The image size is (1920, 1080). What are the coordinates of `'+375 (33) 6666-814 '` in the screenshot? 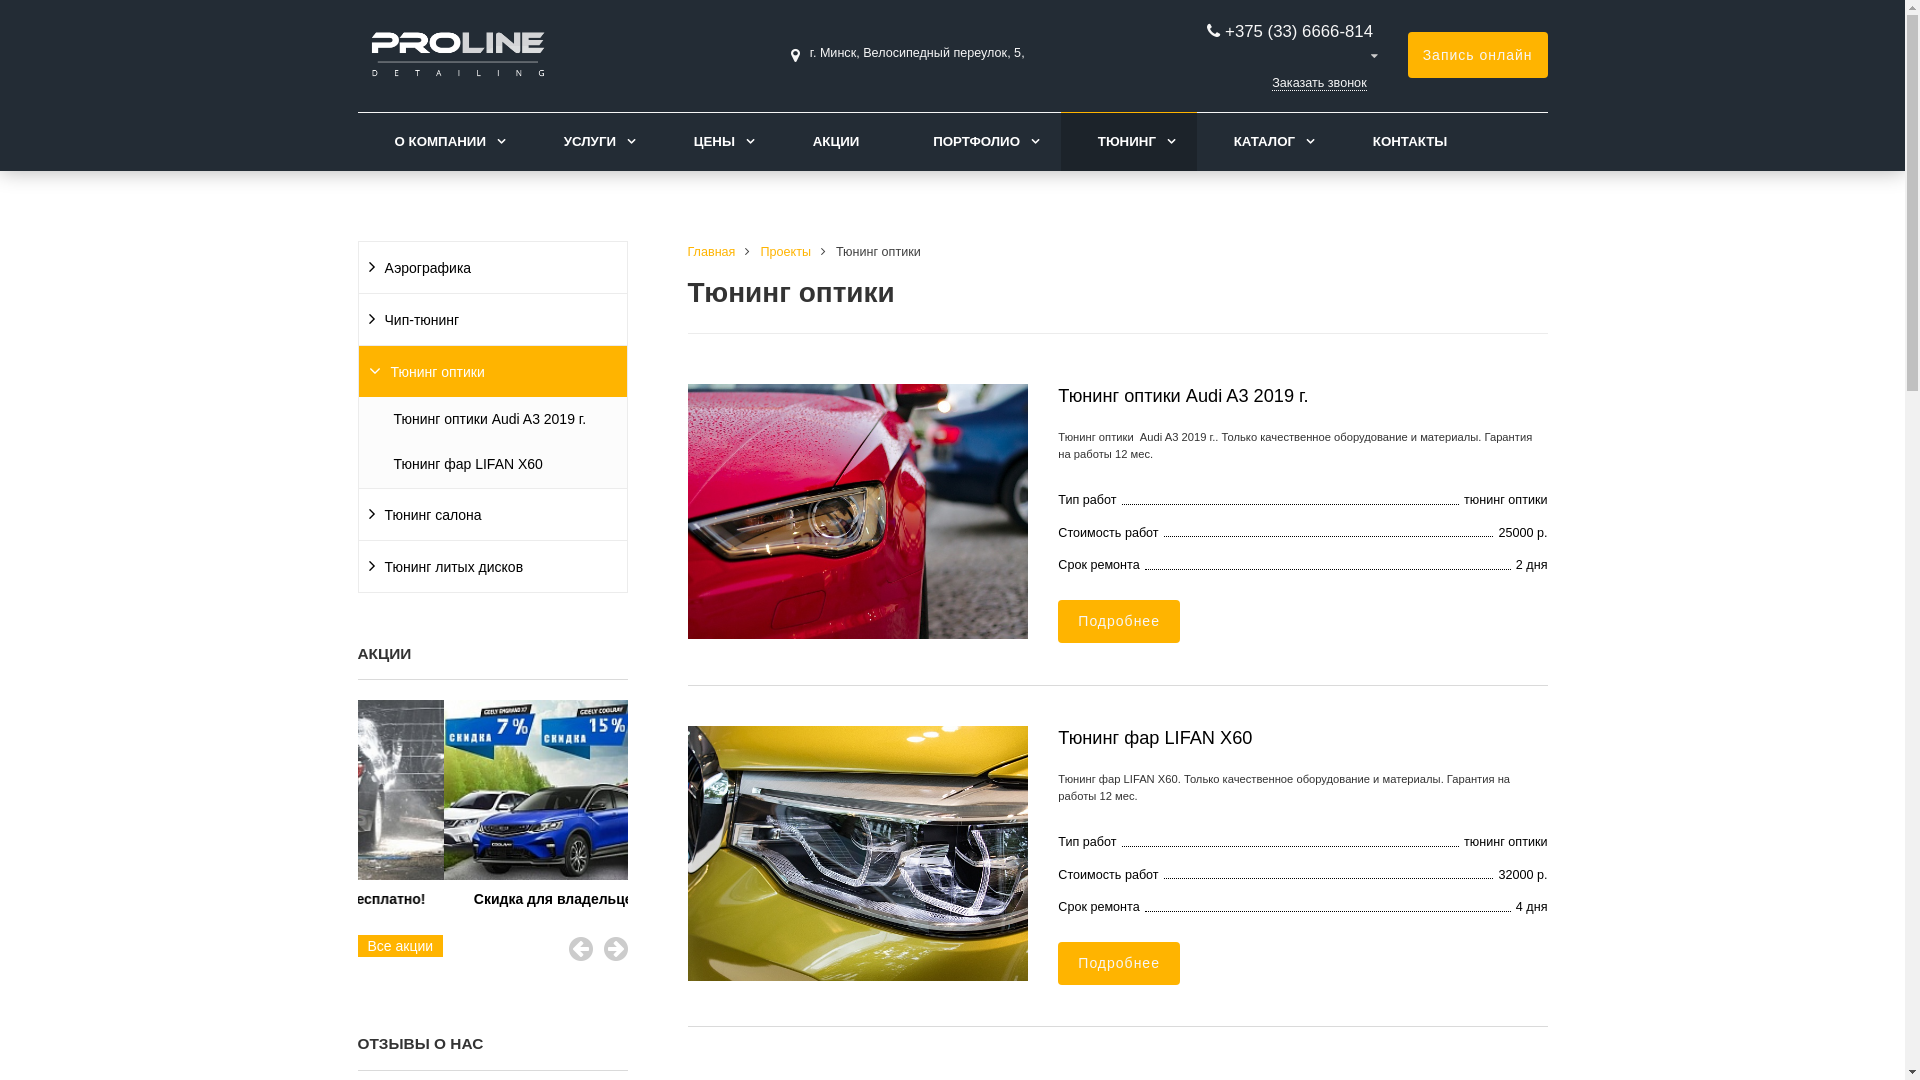 It's located at (1301, 31).